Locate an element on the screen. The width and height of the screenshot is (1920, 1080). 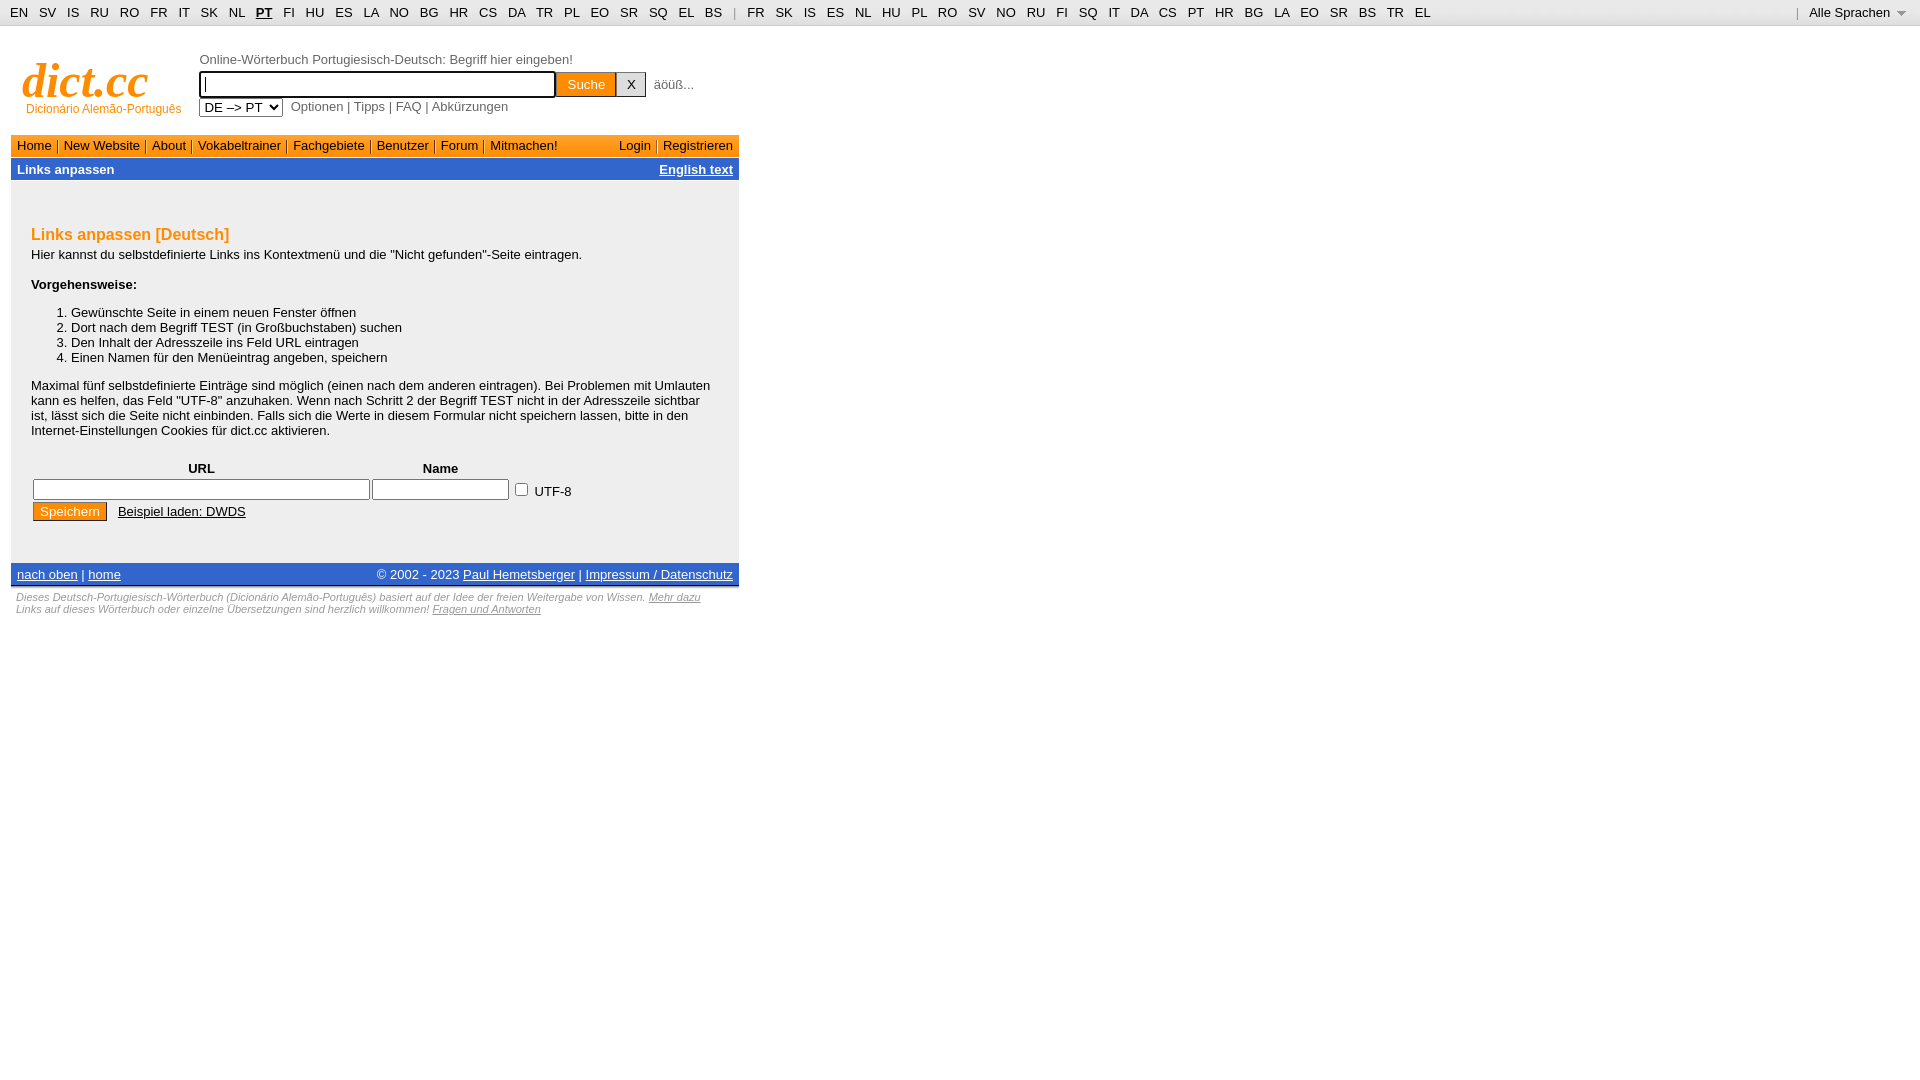
'LA' is located at coordinates (1281, 12).